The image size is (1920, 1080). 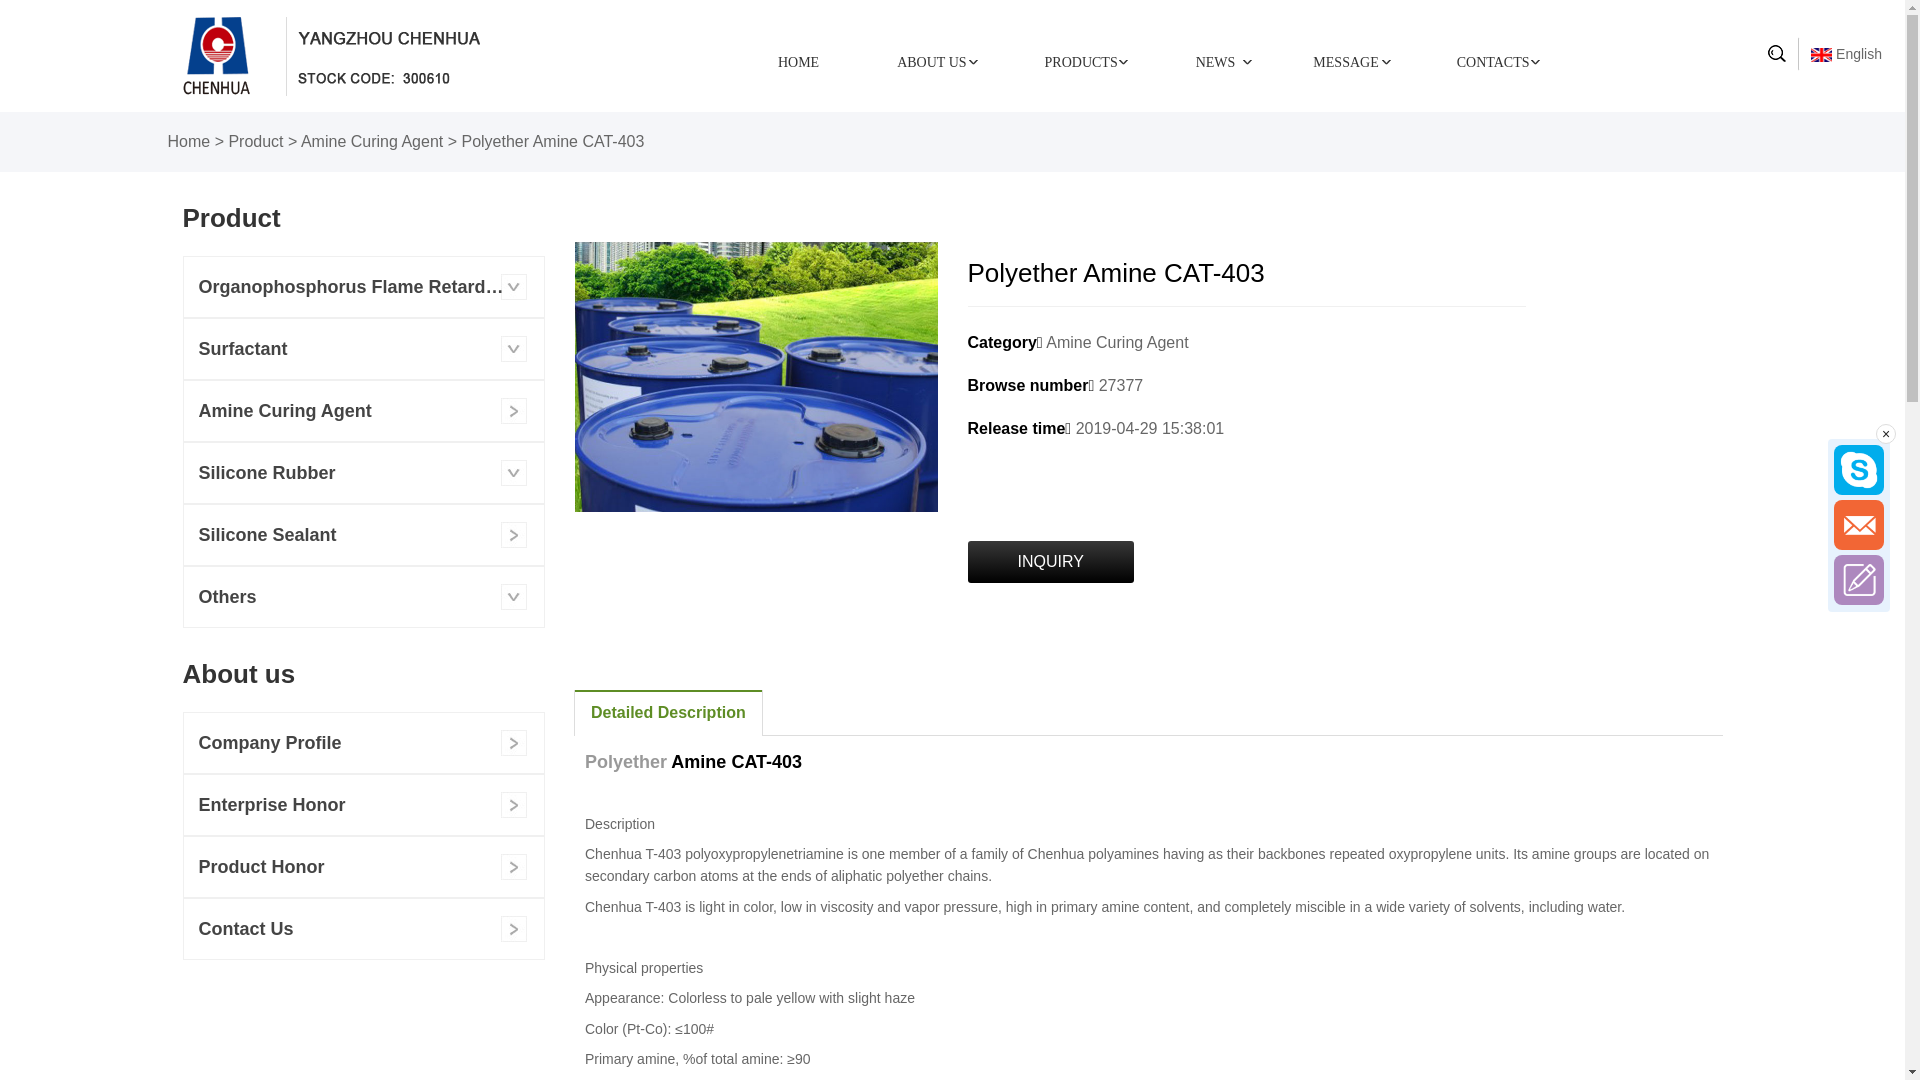 What do you see at coordinates (1080, 60) in the screenshot?
I see `'PRODUCTS'` at bounding box center [1080, 60].